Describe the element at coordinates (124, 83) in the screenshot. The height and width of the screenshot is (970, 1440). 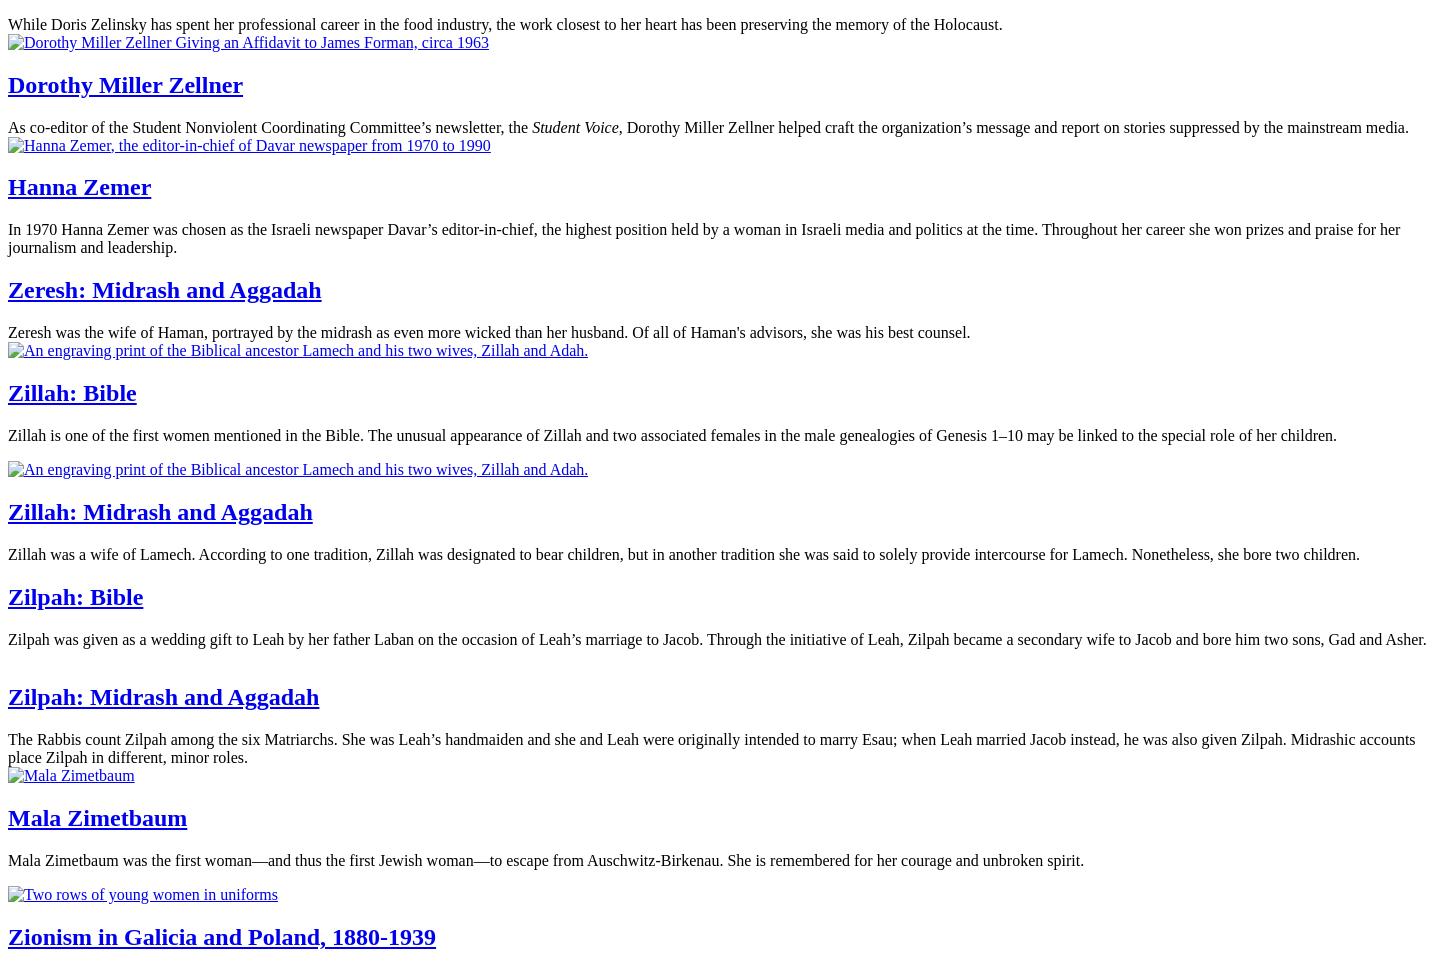
I see `'Dorothy Miller Zellner'` at that location.